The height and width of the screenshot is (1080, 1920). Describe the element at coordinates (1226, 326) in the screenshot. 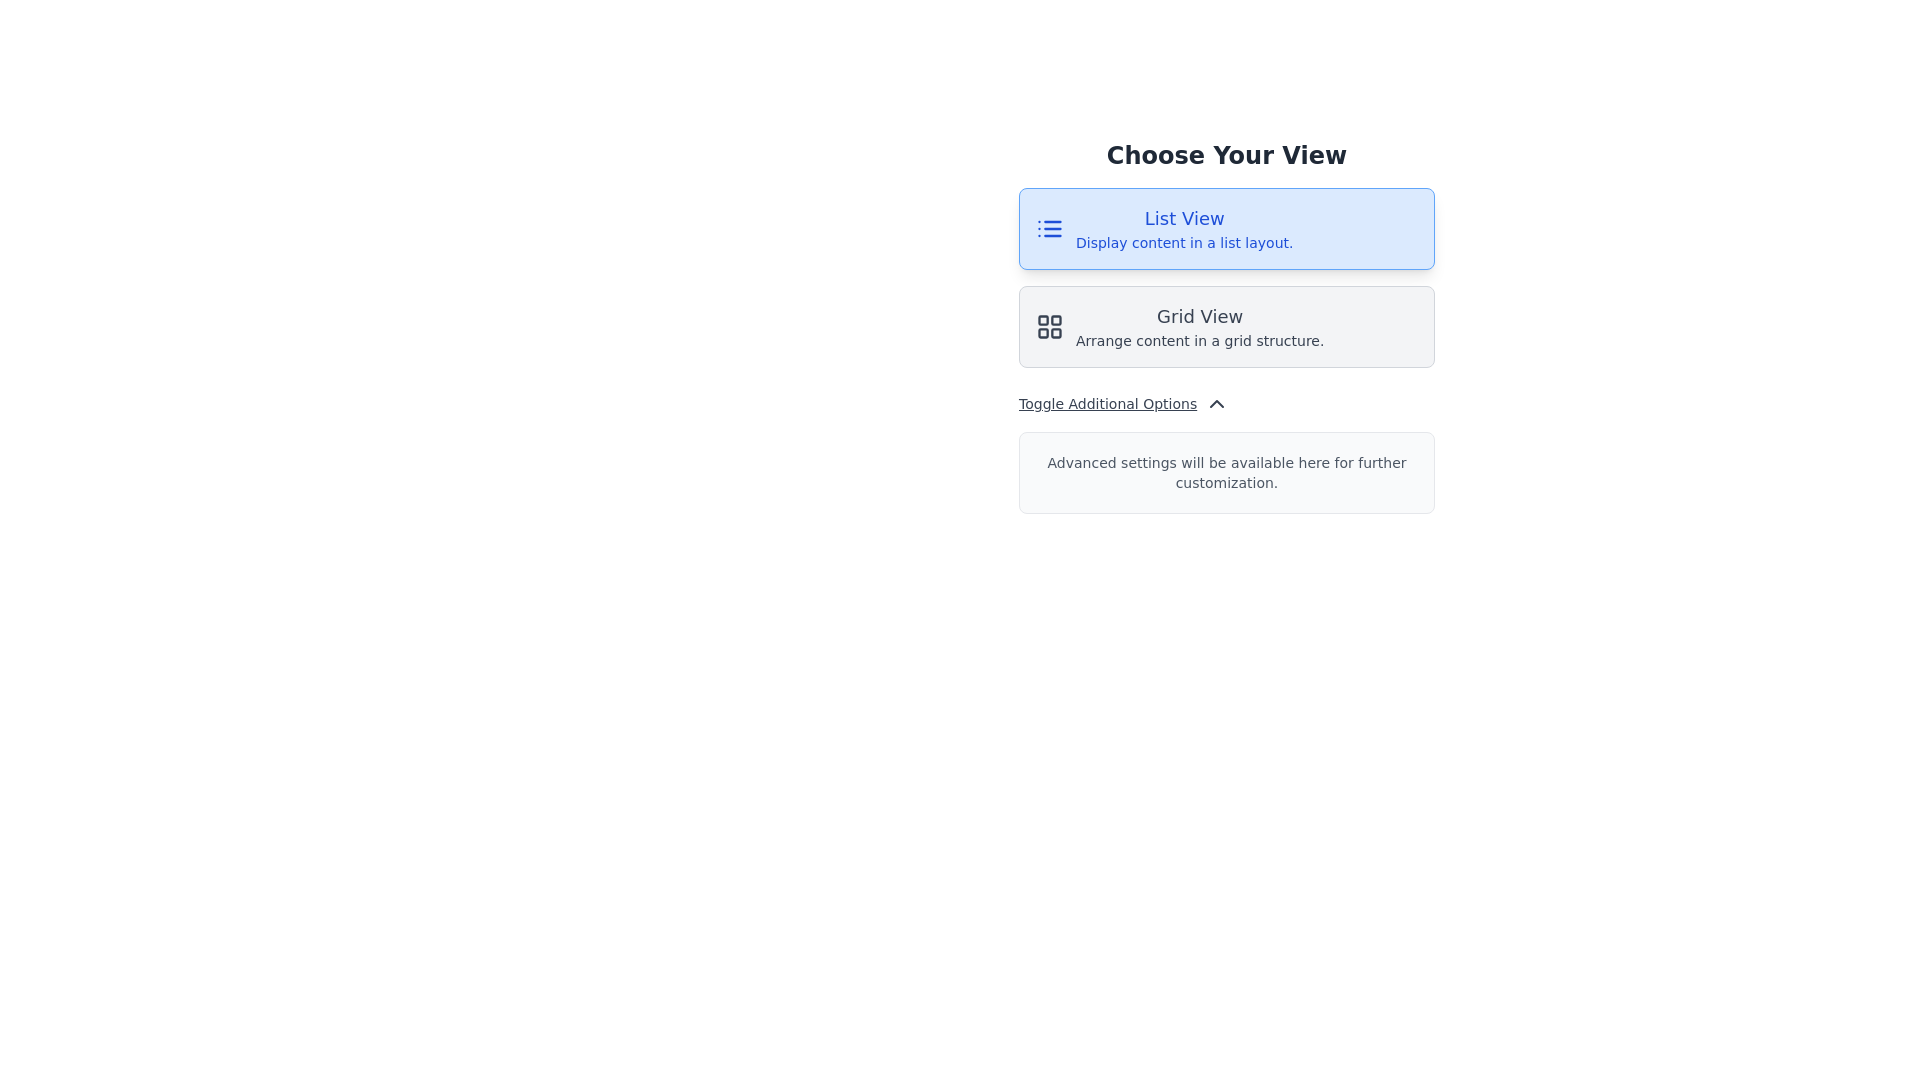

I see `the grid layout button located beneath the 'List View' button to indicate focus` at that location.